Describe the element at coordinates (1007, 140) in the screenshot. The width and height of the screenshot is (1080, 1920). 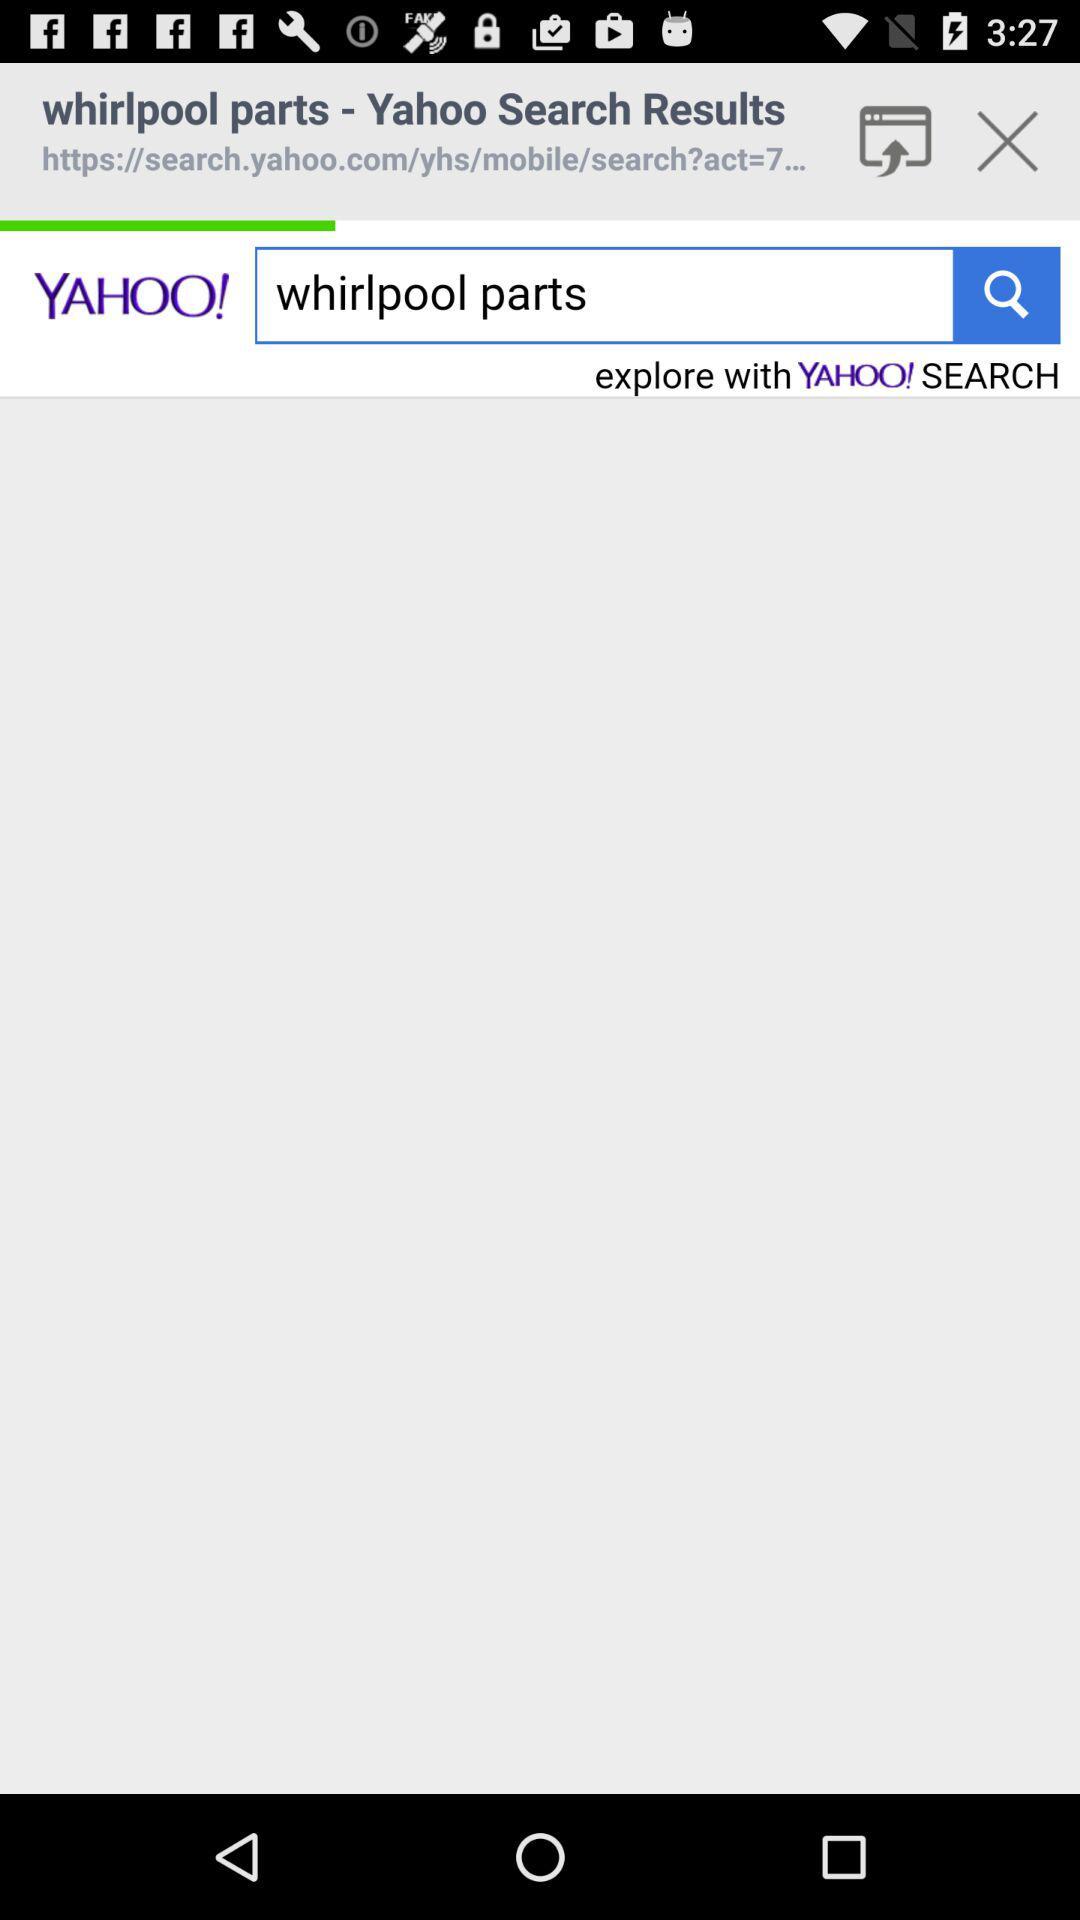
I see `advertisement` at that location.